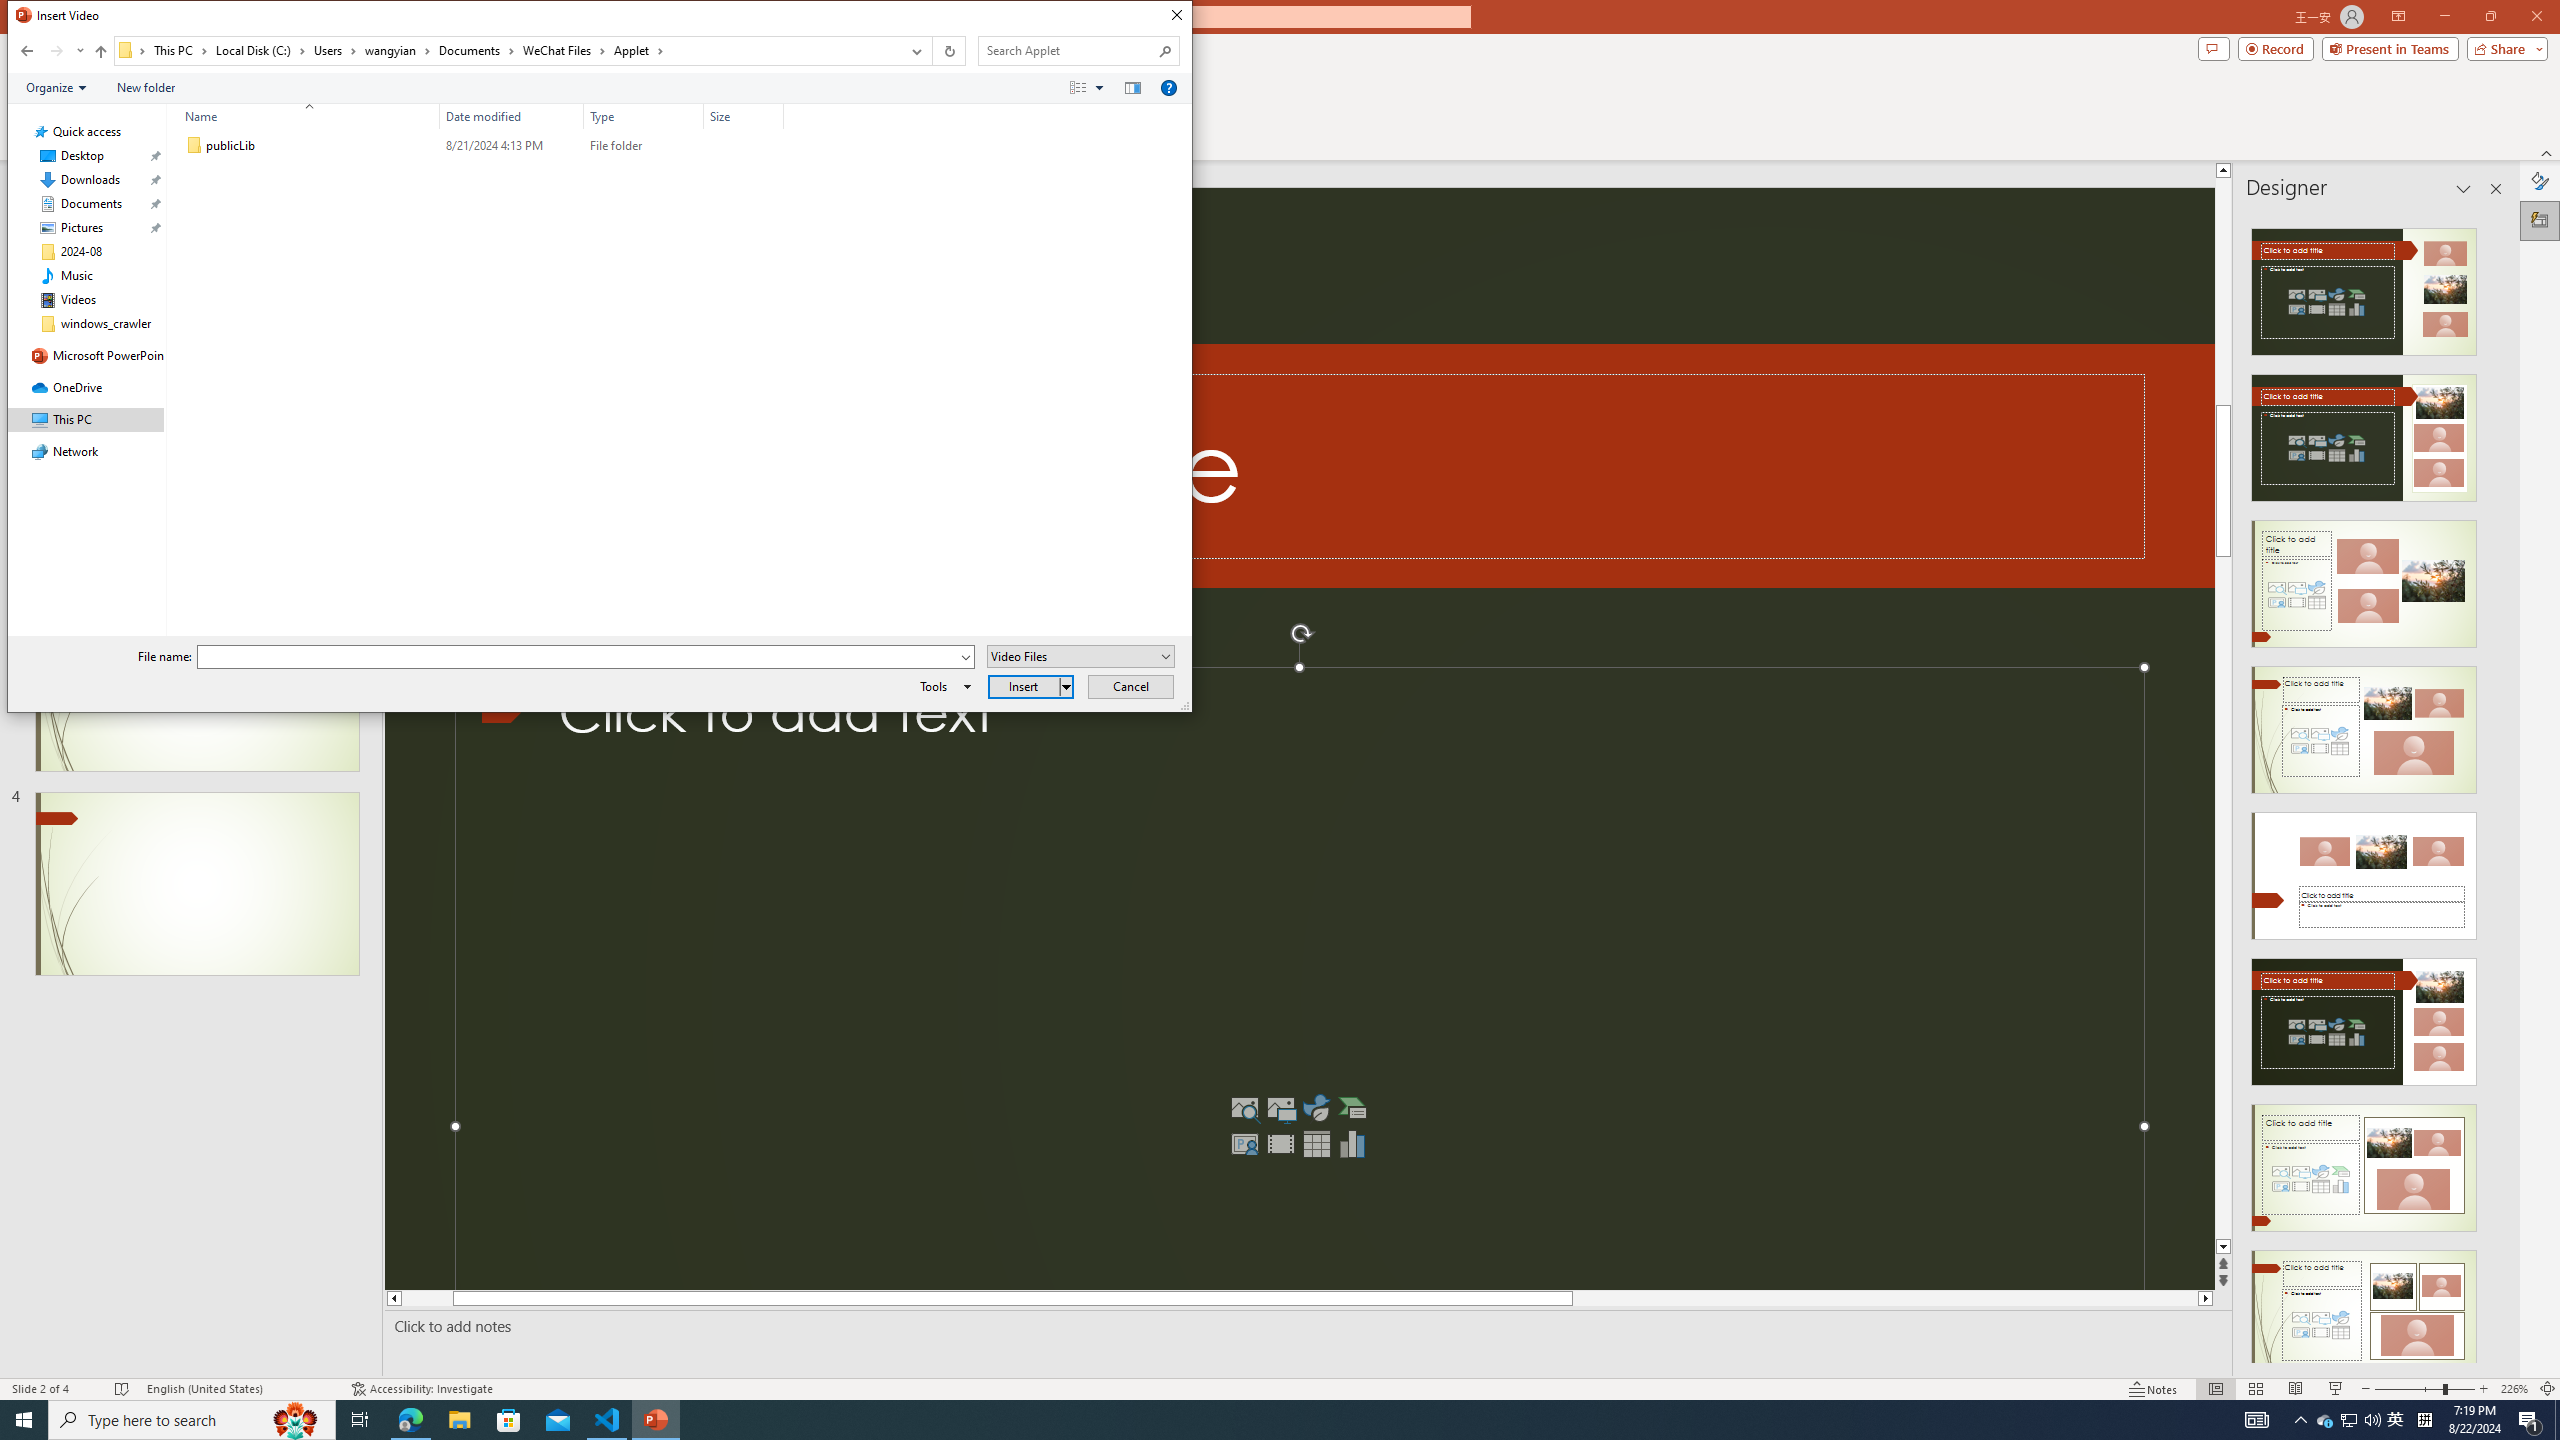  Describe the element at coordinates (50, 50) in the screenshot. I see `'Navigation buttons'` at that location.